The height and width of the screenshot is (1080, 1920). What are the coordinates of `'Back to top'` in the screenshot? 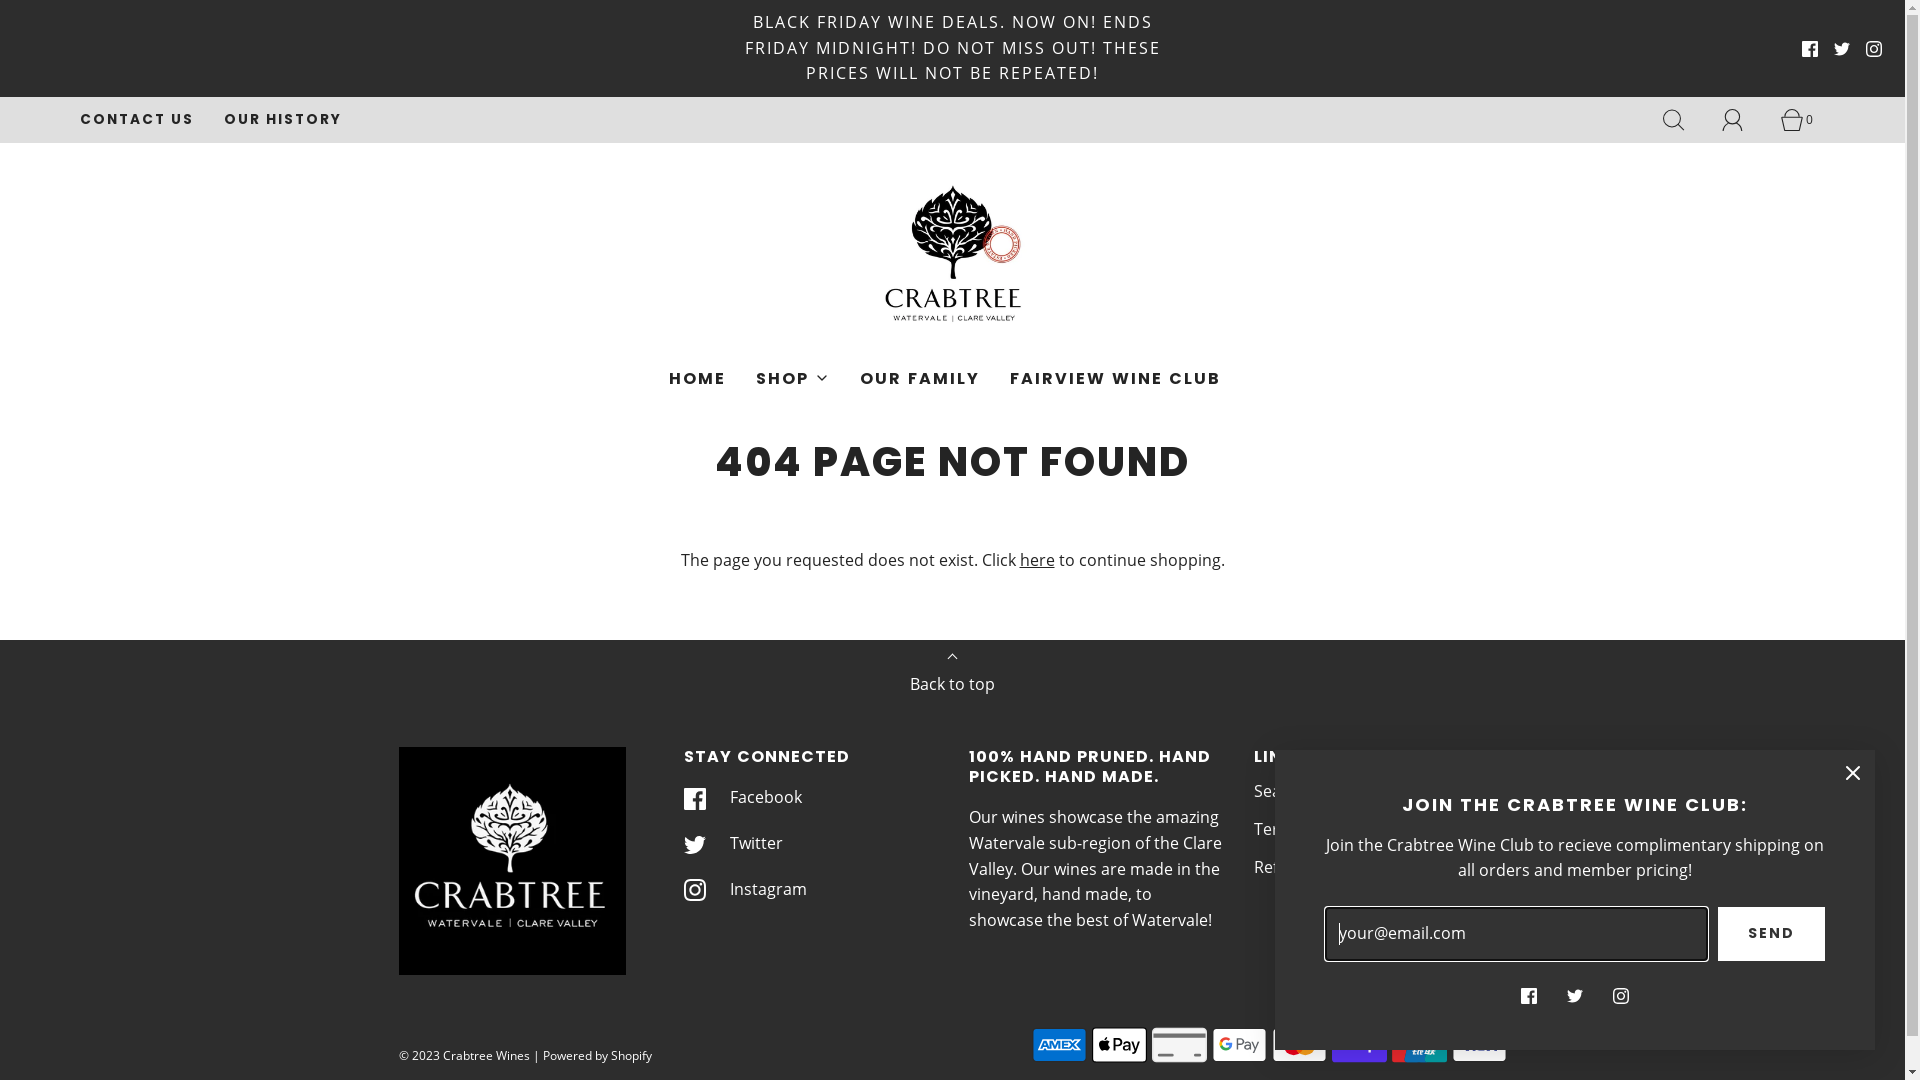 It's located at (951, 677).